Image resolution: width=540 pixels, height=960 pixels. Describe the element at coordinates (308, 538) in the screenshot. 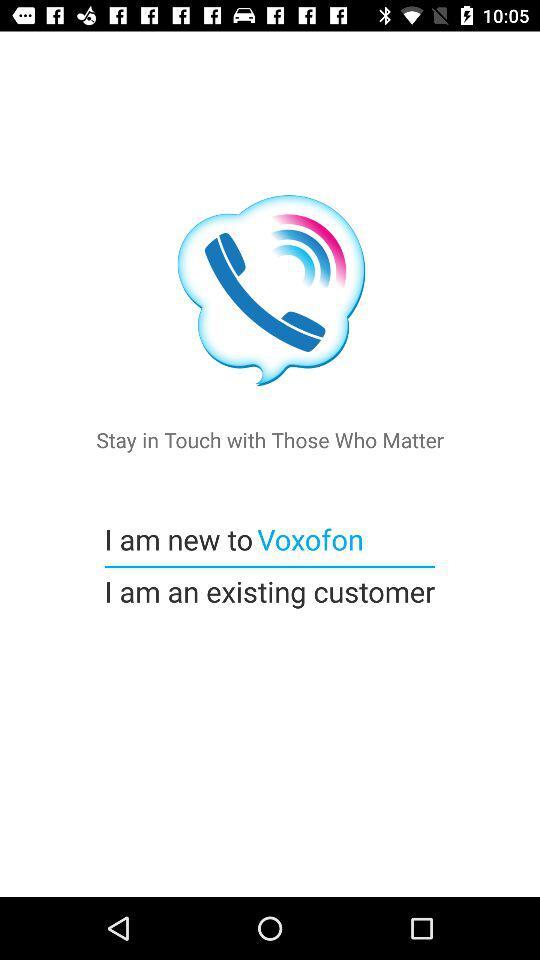

I see `voxofon icon` at that location.